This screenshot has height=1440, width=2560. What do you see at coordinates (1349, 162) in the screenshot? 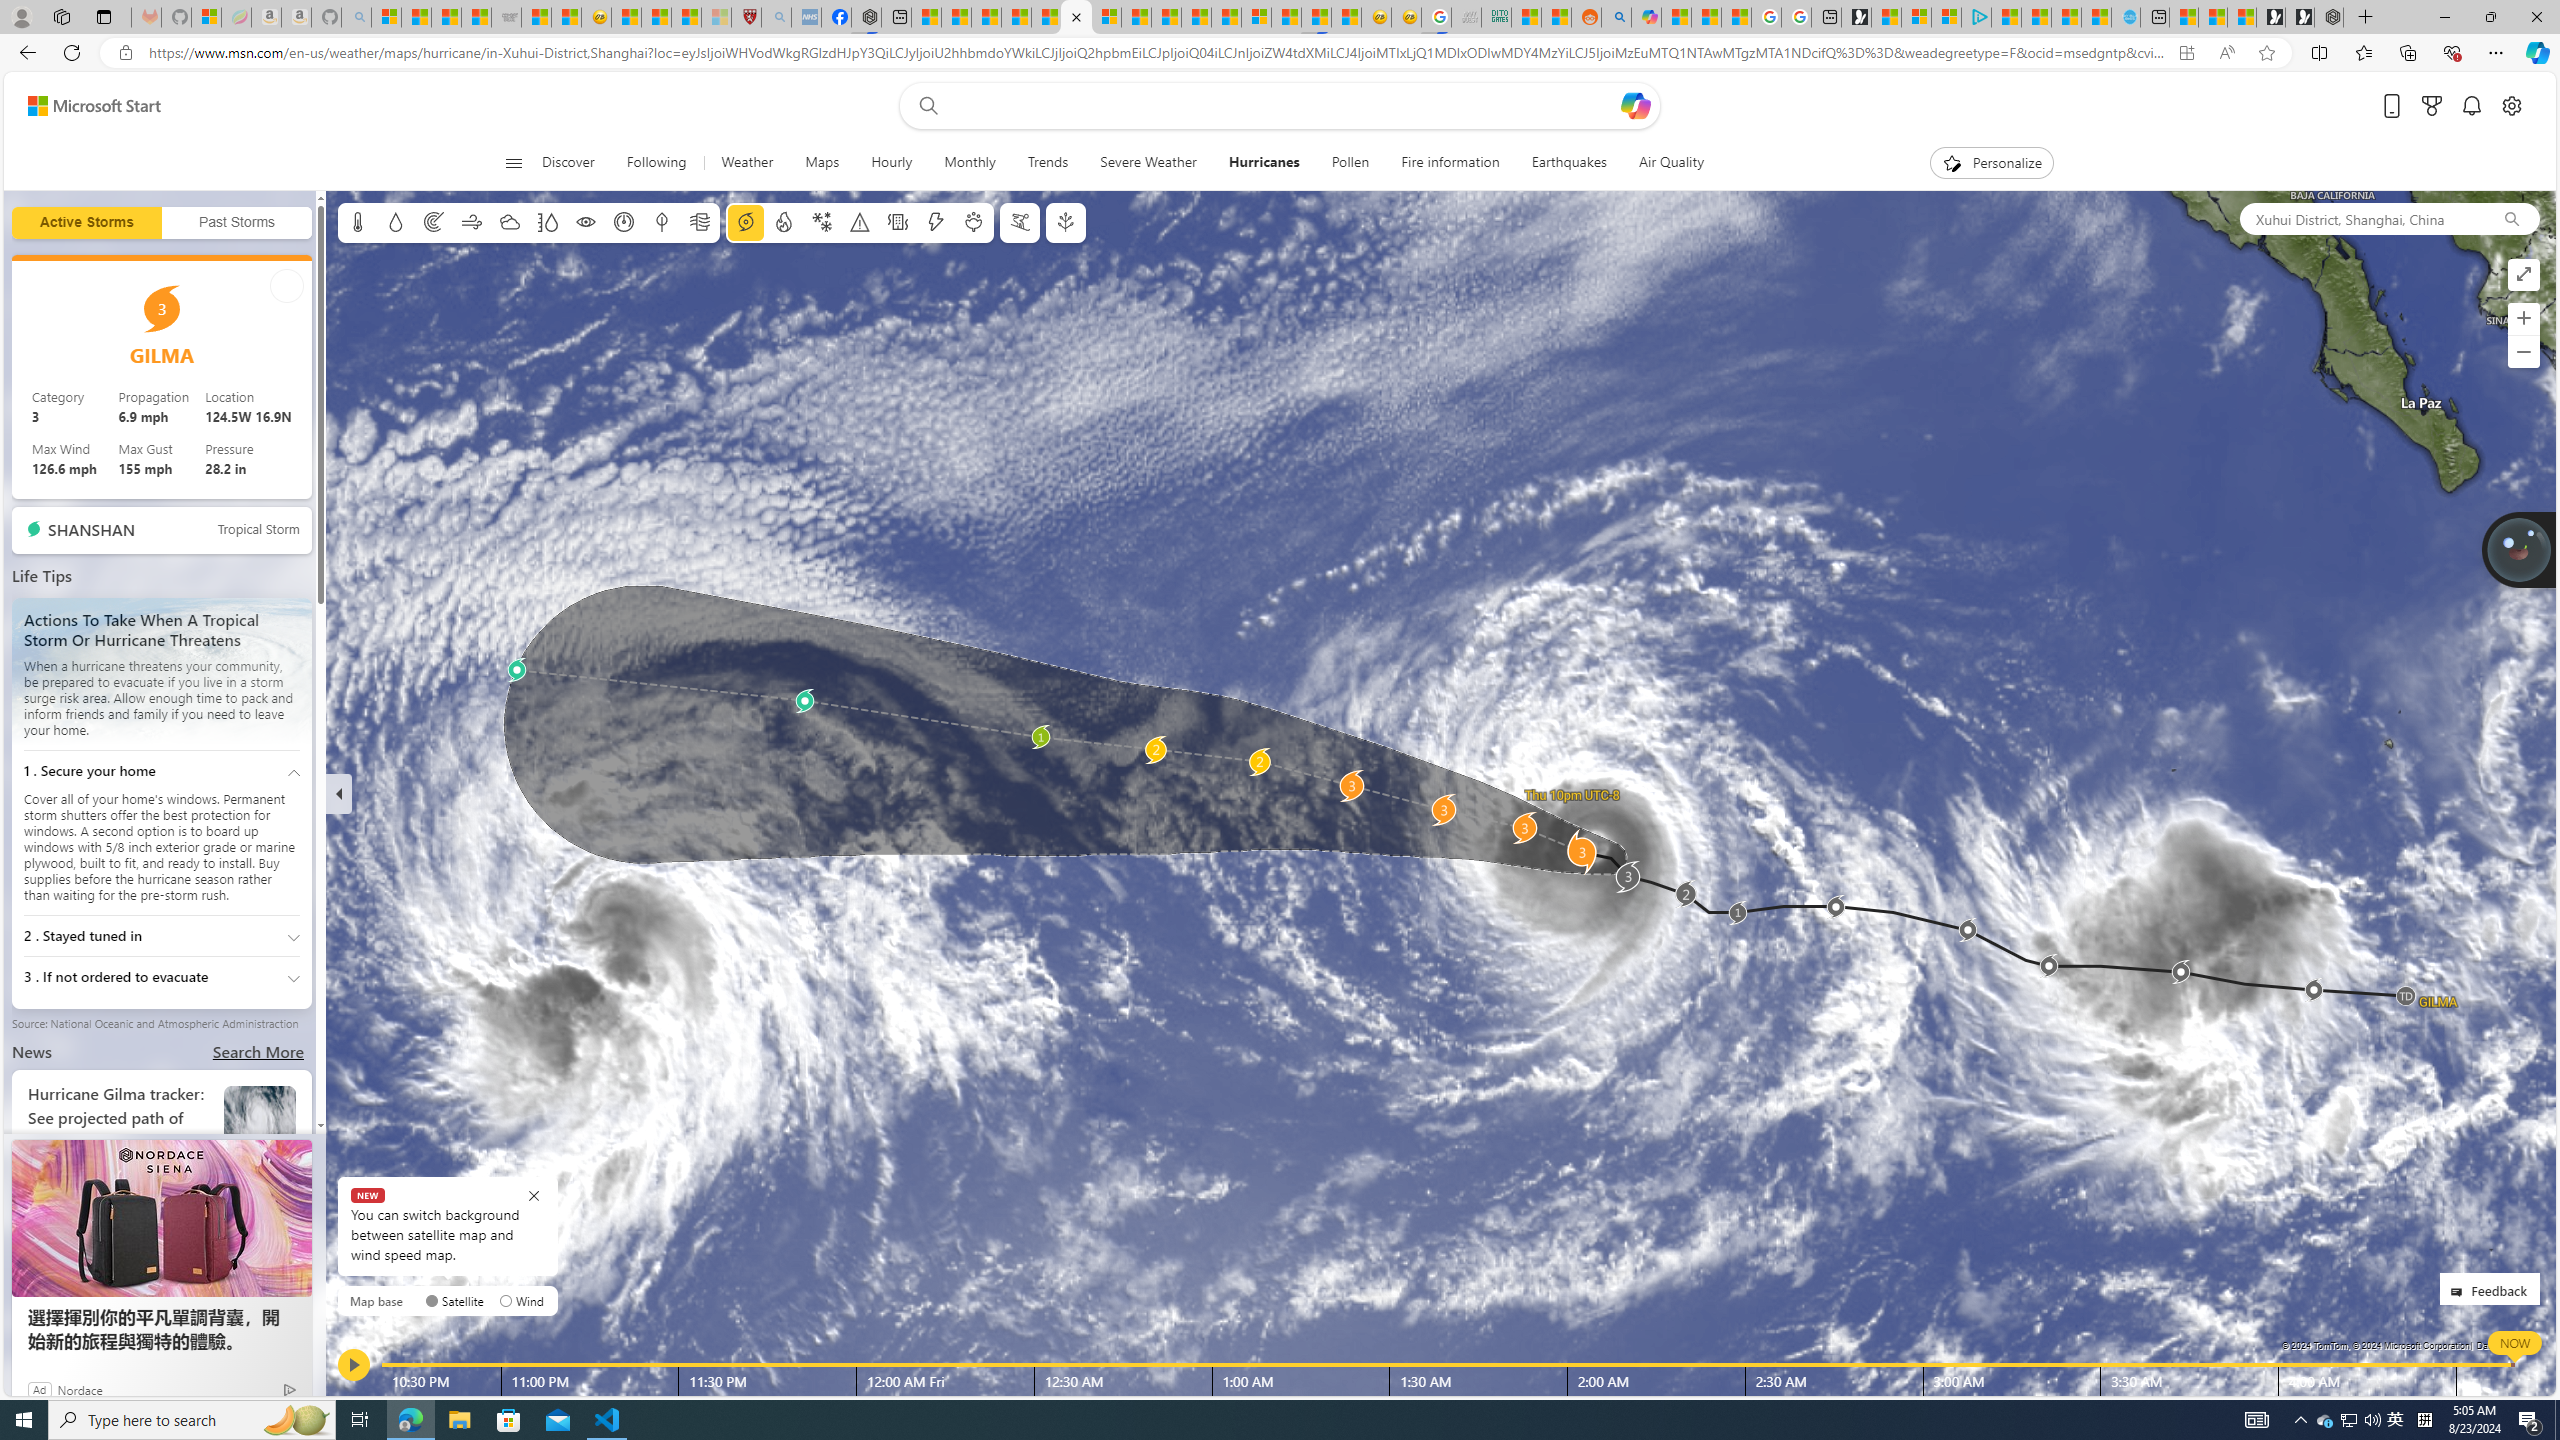
I see `'Pollen'` at bounding box center [1349, 162].